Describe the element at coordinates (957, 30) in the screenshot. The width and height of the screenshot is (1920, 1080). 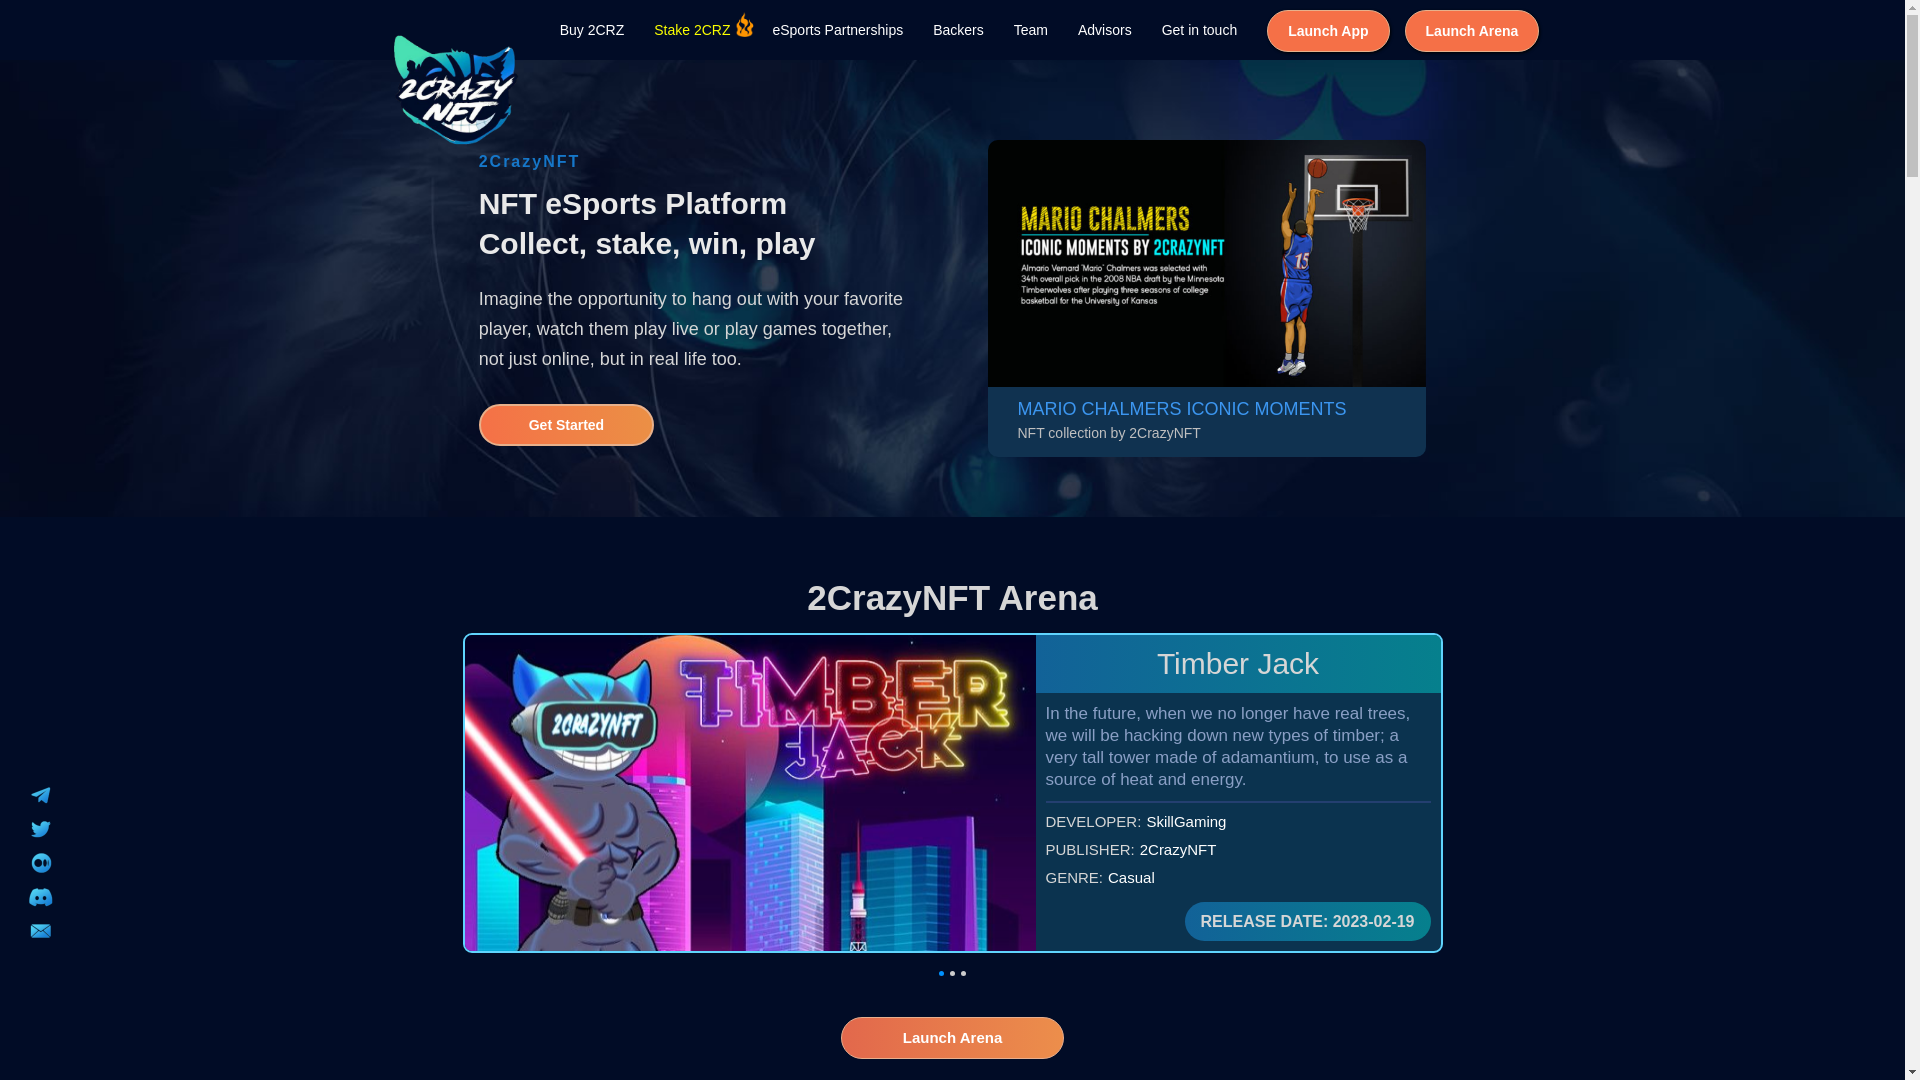
I see `'Backers'` at that location.